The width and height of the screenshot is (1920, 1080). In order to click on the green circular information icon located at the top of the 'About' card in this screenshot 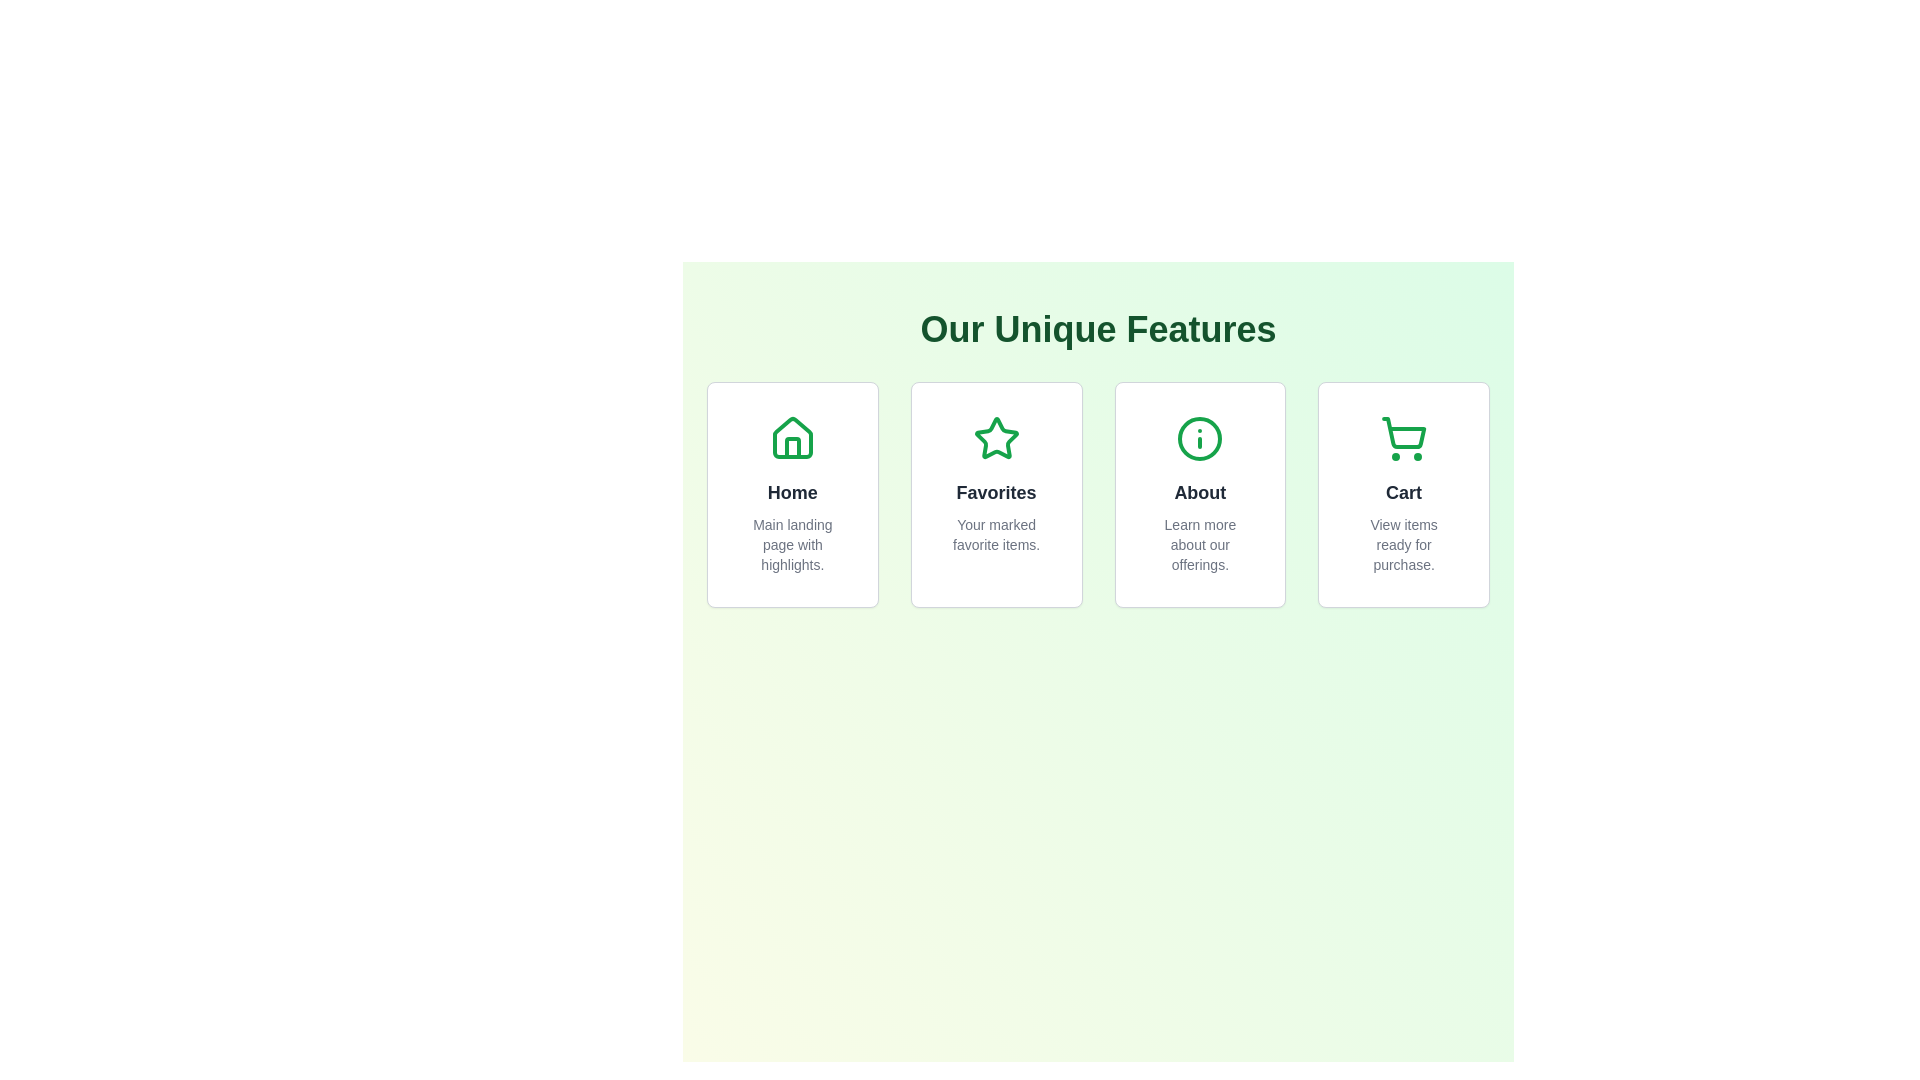, I will do `click(1200, 438)`.